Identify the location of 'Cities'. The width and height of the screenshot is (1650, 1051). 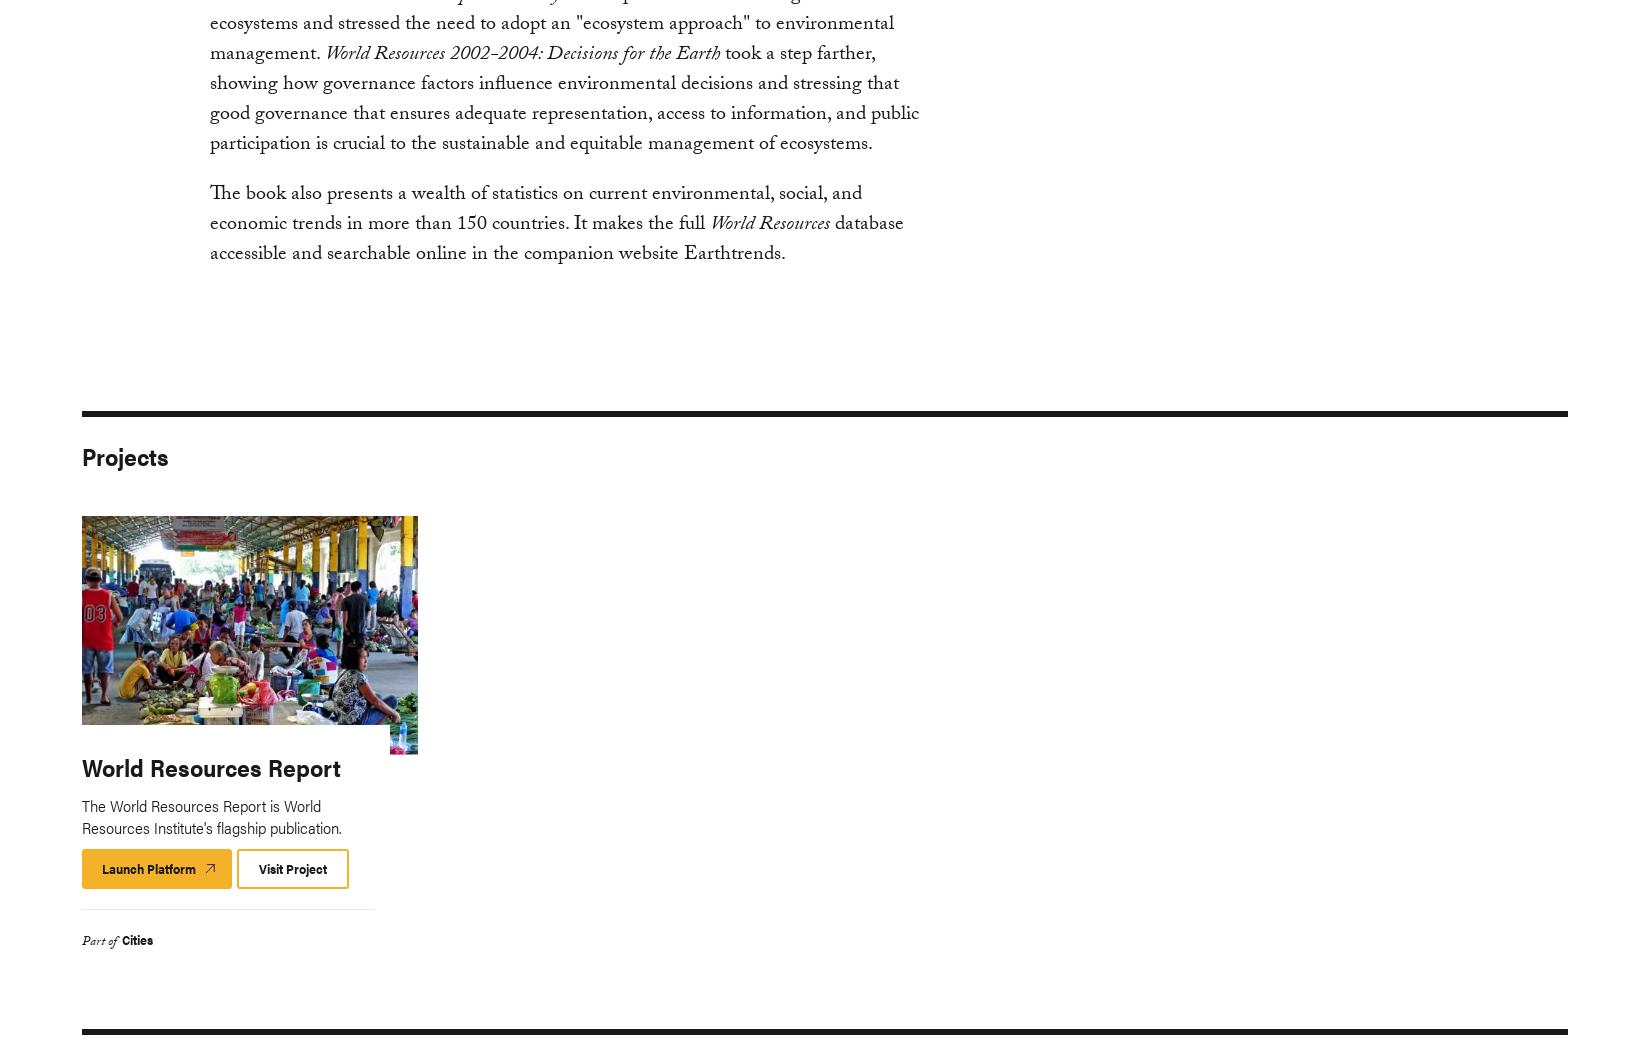
(121, 937).